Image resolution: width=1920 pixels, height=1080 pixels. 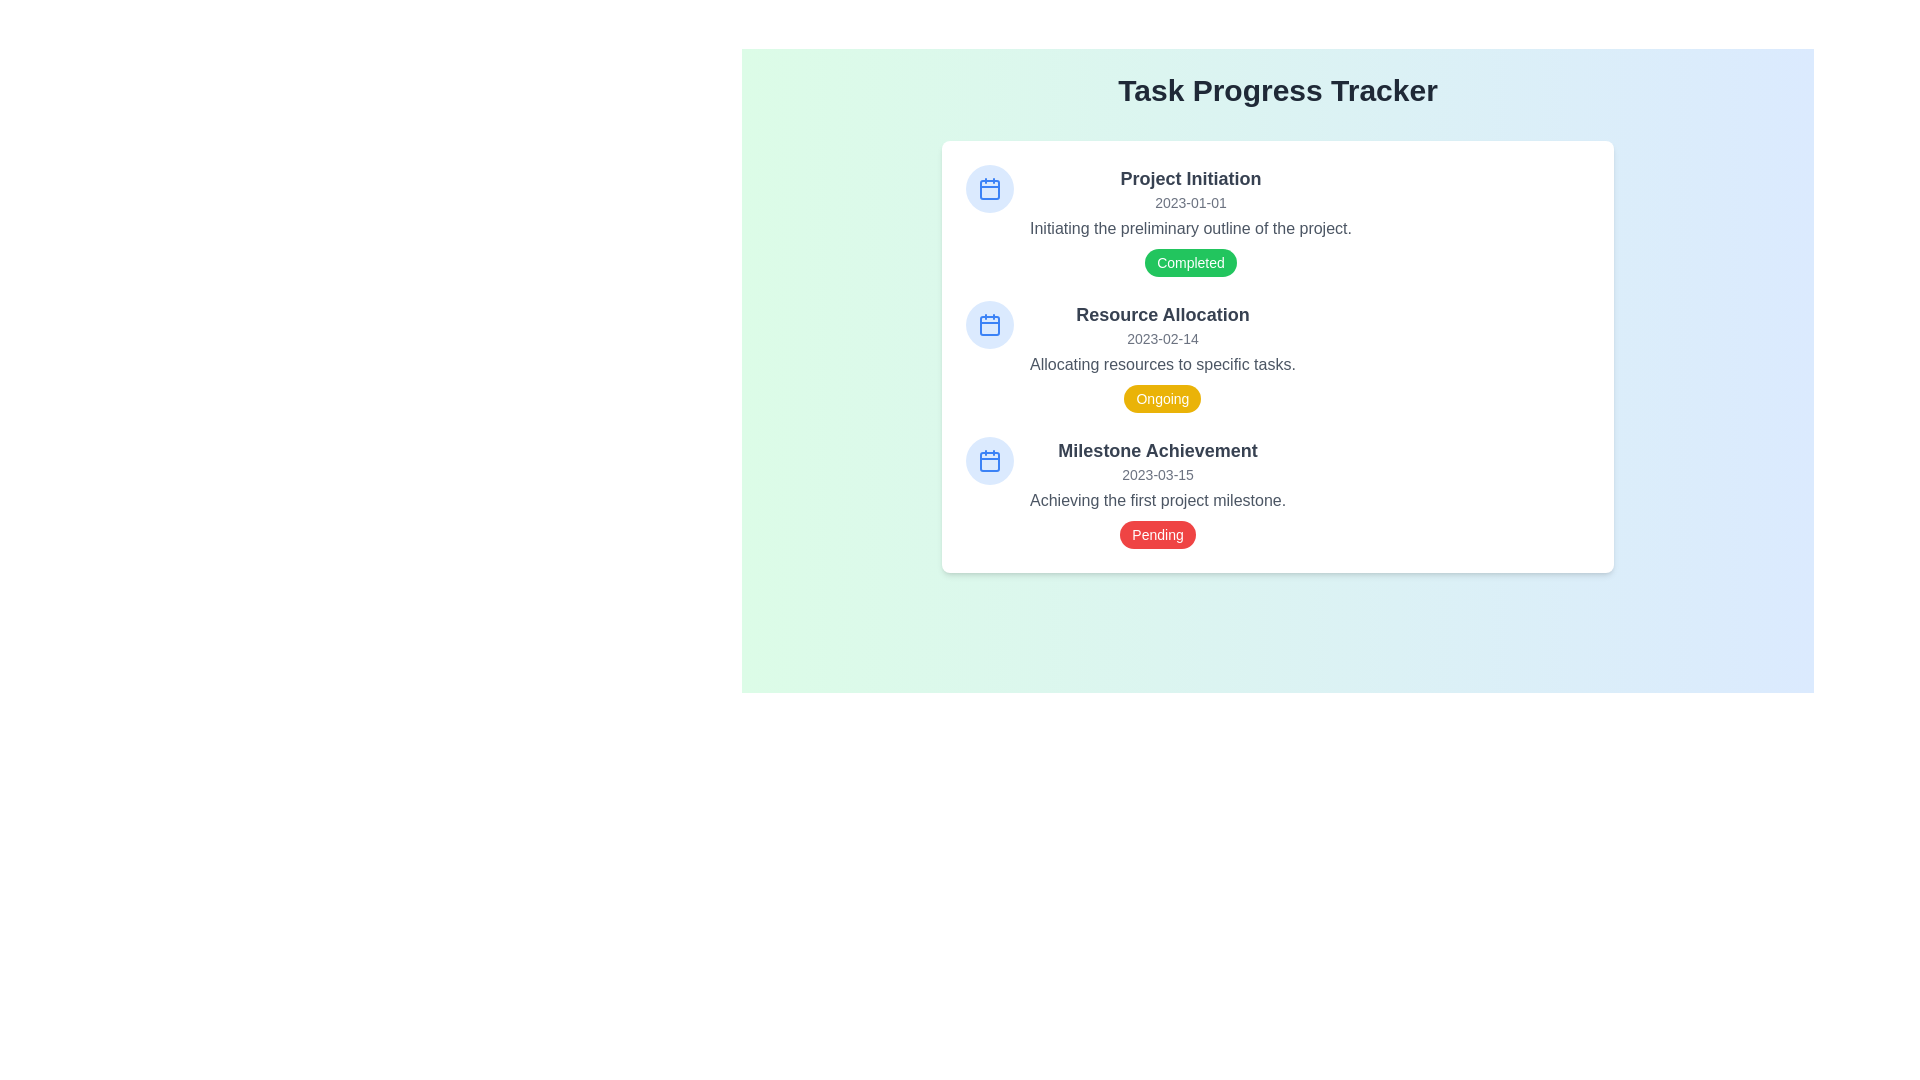 What do you see at coordinates (989, 189) in the screenshot?
I see `the calendar icon styled with rounded corners, featuring blue color and placed within a light blue circular background, located next to the 'Project Initiation' task item in the 'Task Progress Tracker' interface` at bounding box center [989, 189].